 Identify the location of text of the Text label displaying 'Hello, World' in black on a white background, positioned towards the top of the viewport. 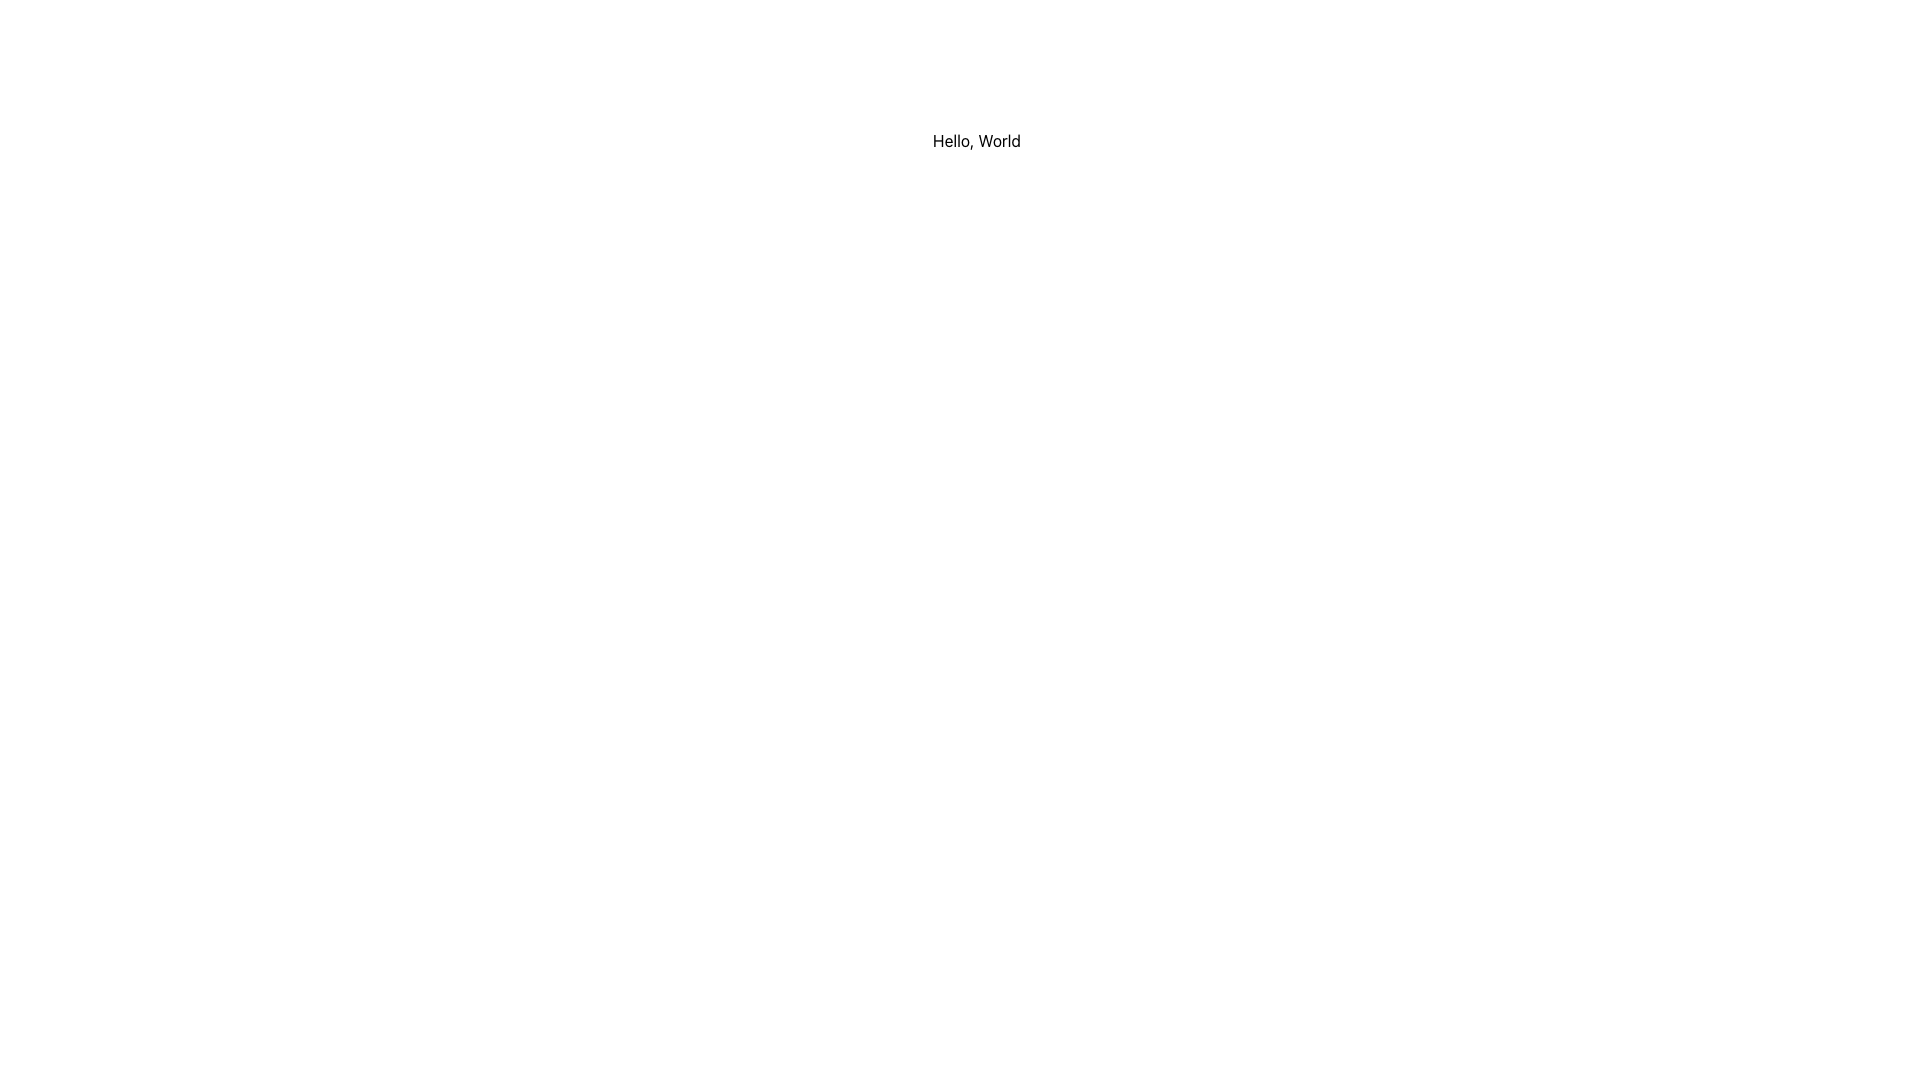
(977, 140).